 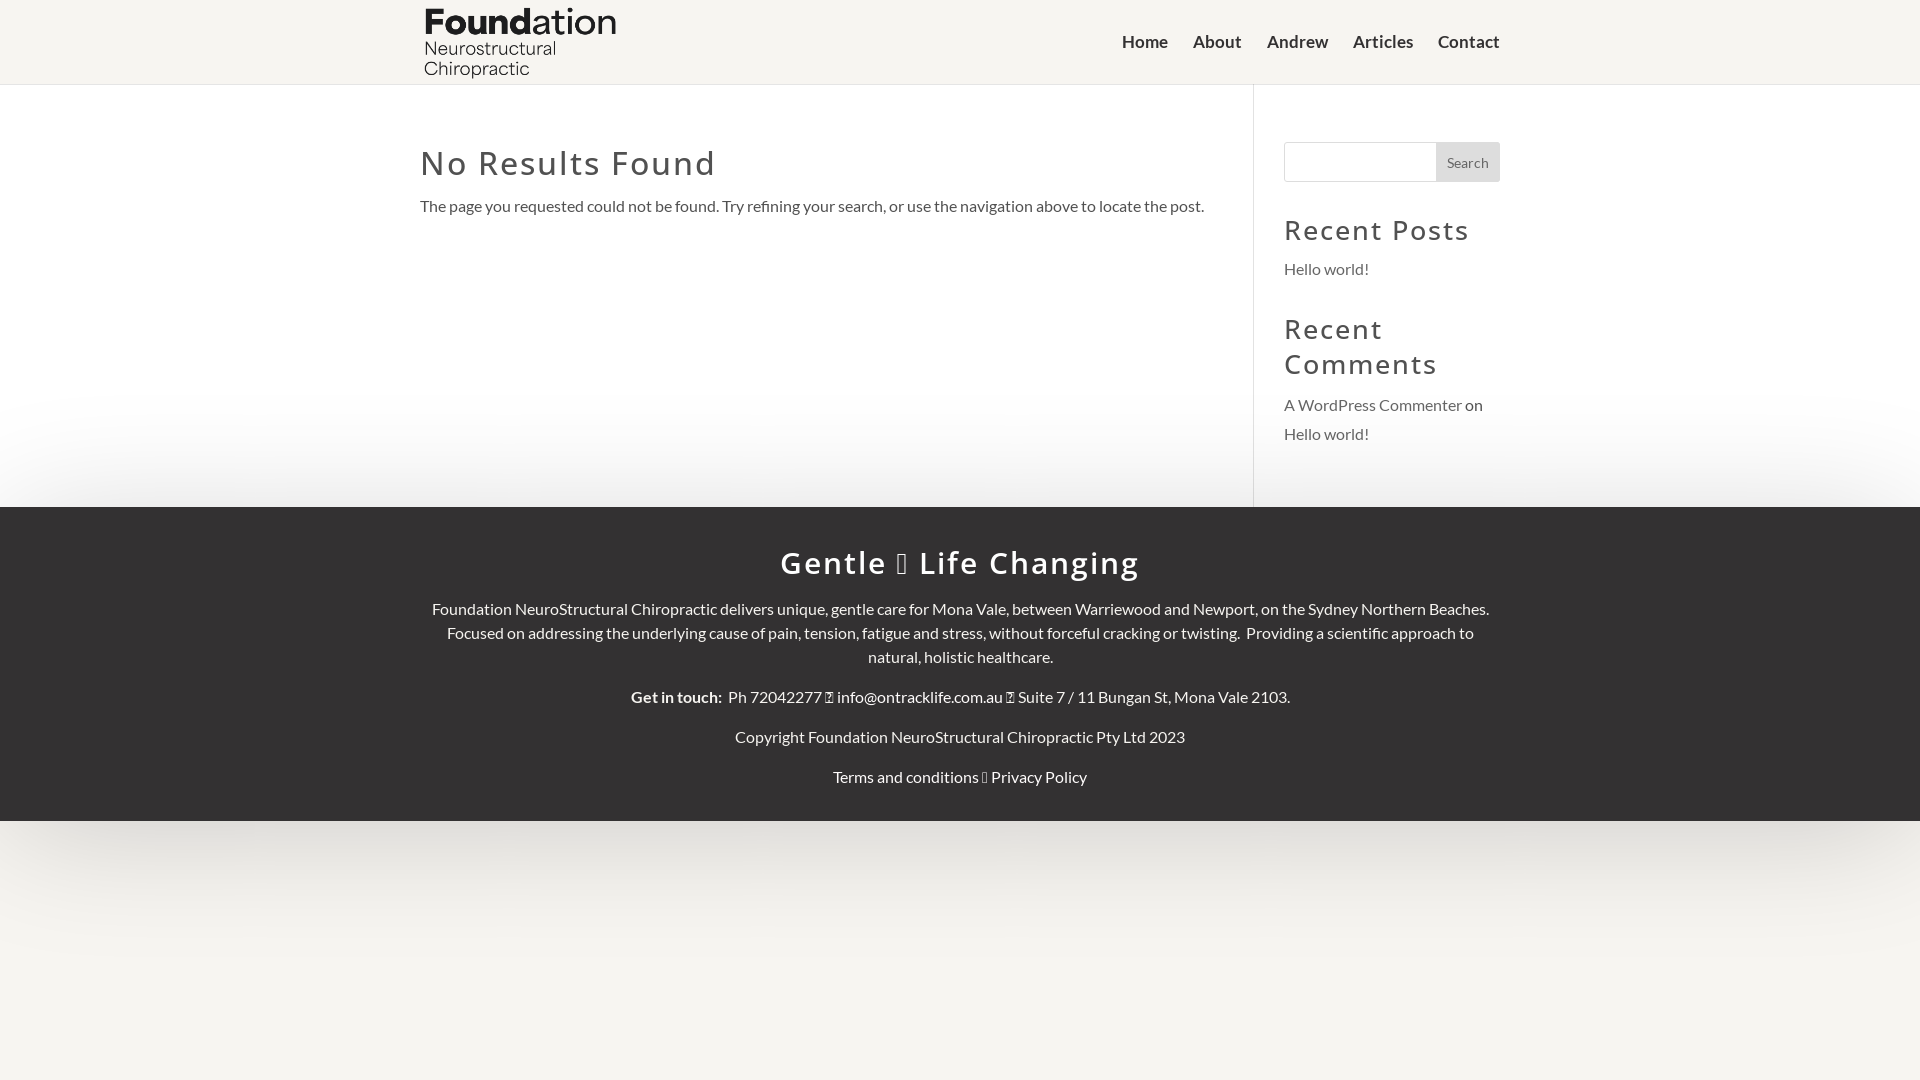 What do you see at coordinates (1381, 58) in the screenshot?
I see `'Articles'` at bounding box center [1381, 58].